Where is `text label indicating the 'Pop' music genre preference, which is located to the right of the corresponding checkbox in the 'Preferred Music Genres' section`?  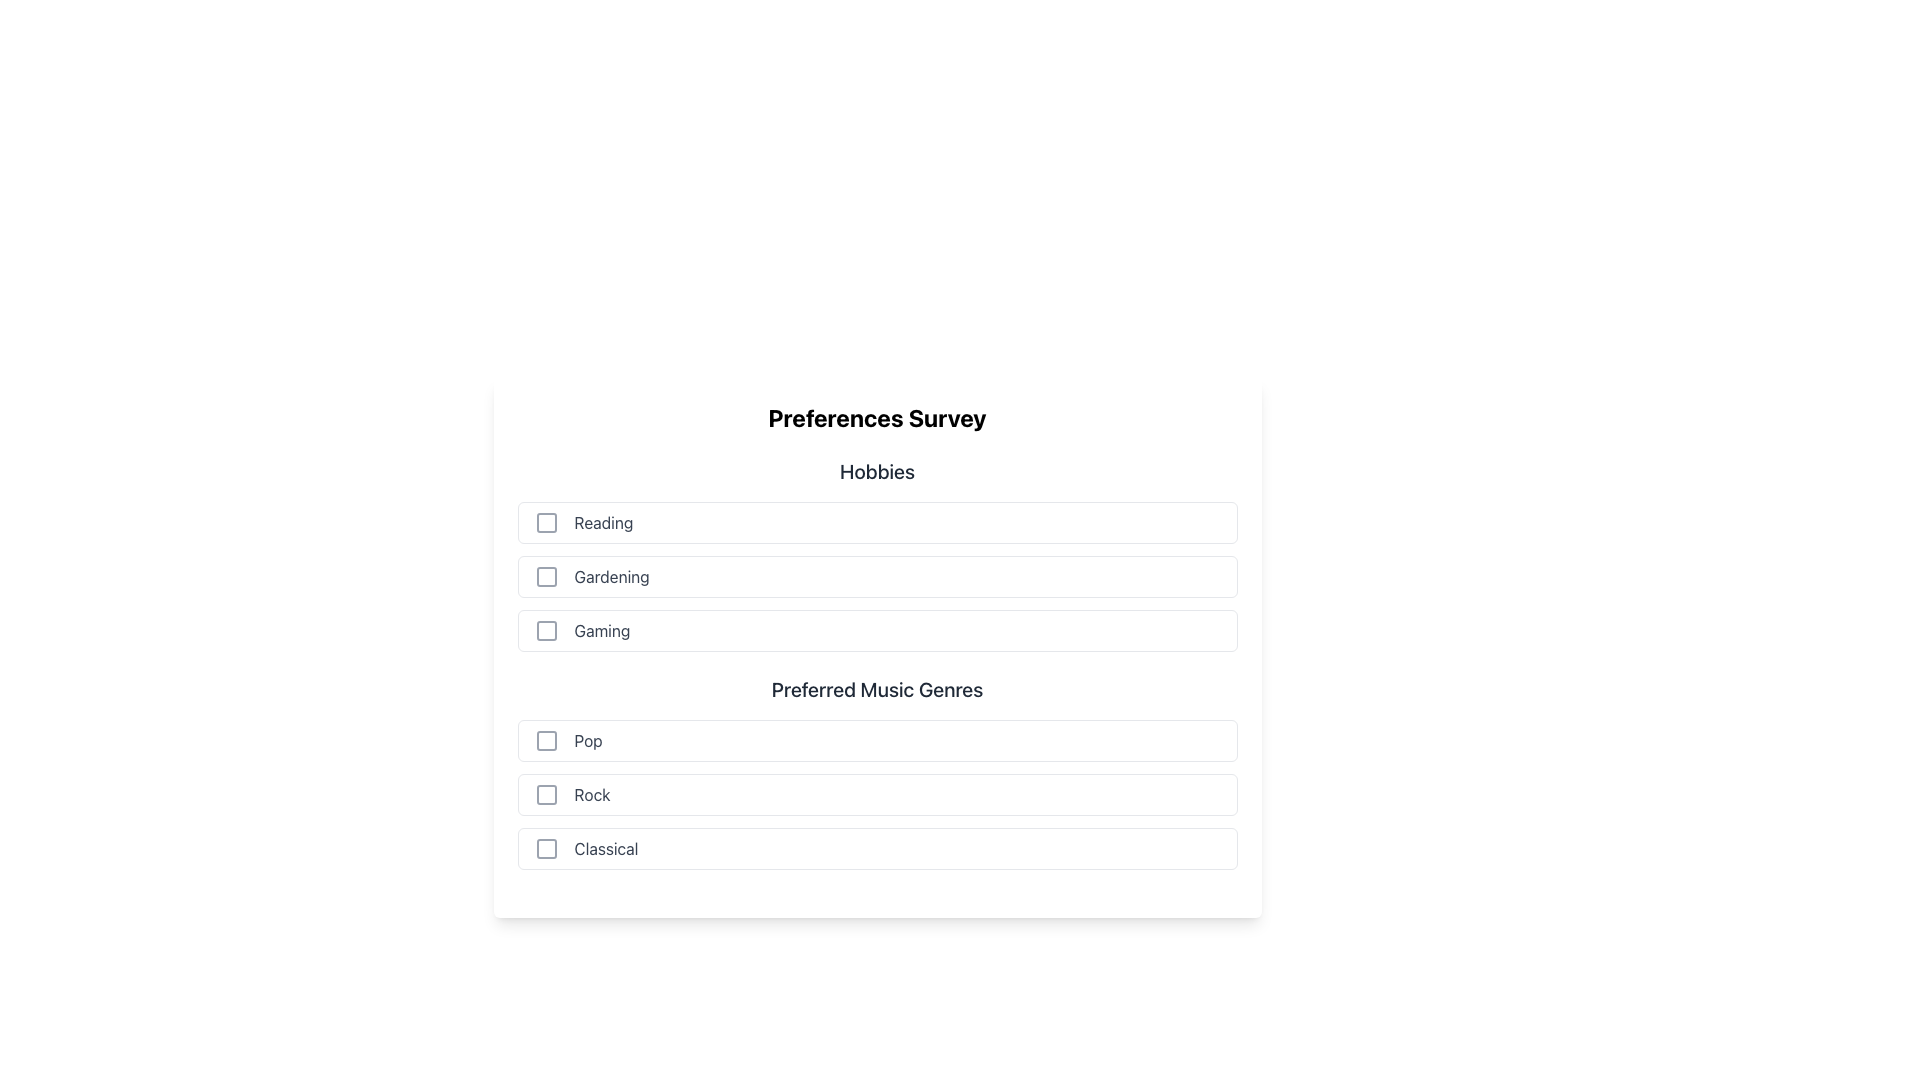
text label indicating the 'Pop' music genre preference, which is located to the right of the corresponding checkbox in the 'Preferred Music Genres' section is located at coordinates (587, 740).